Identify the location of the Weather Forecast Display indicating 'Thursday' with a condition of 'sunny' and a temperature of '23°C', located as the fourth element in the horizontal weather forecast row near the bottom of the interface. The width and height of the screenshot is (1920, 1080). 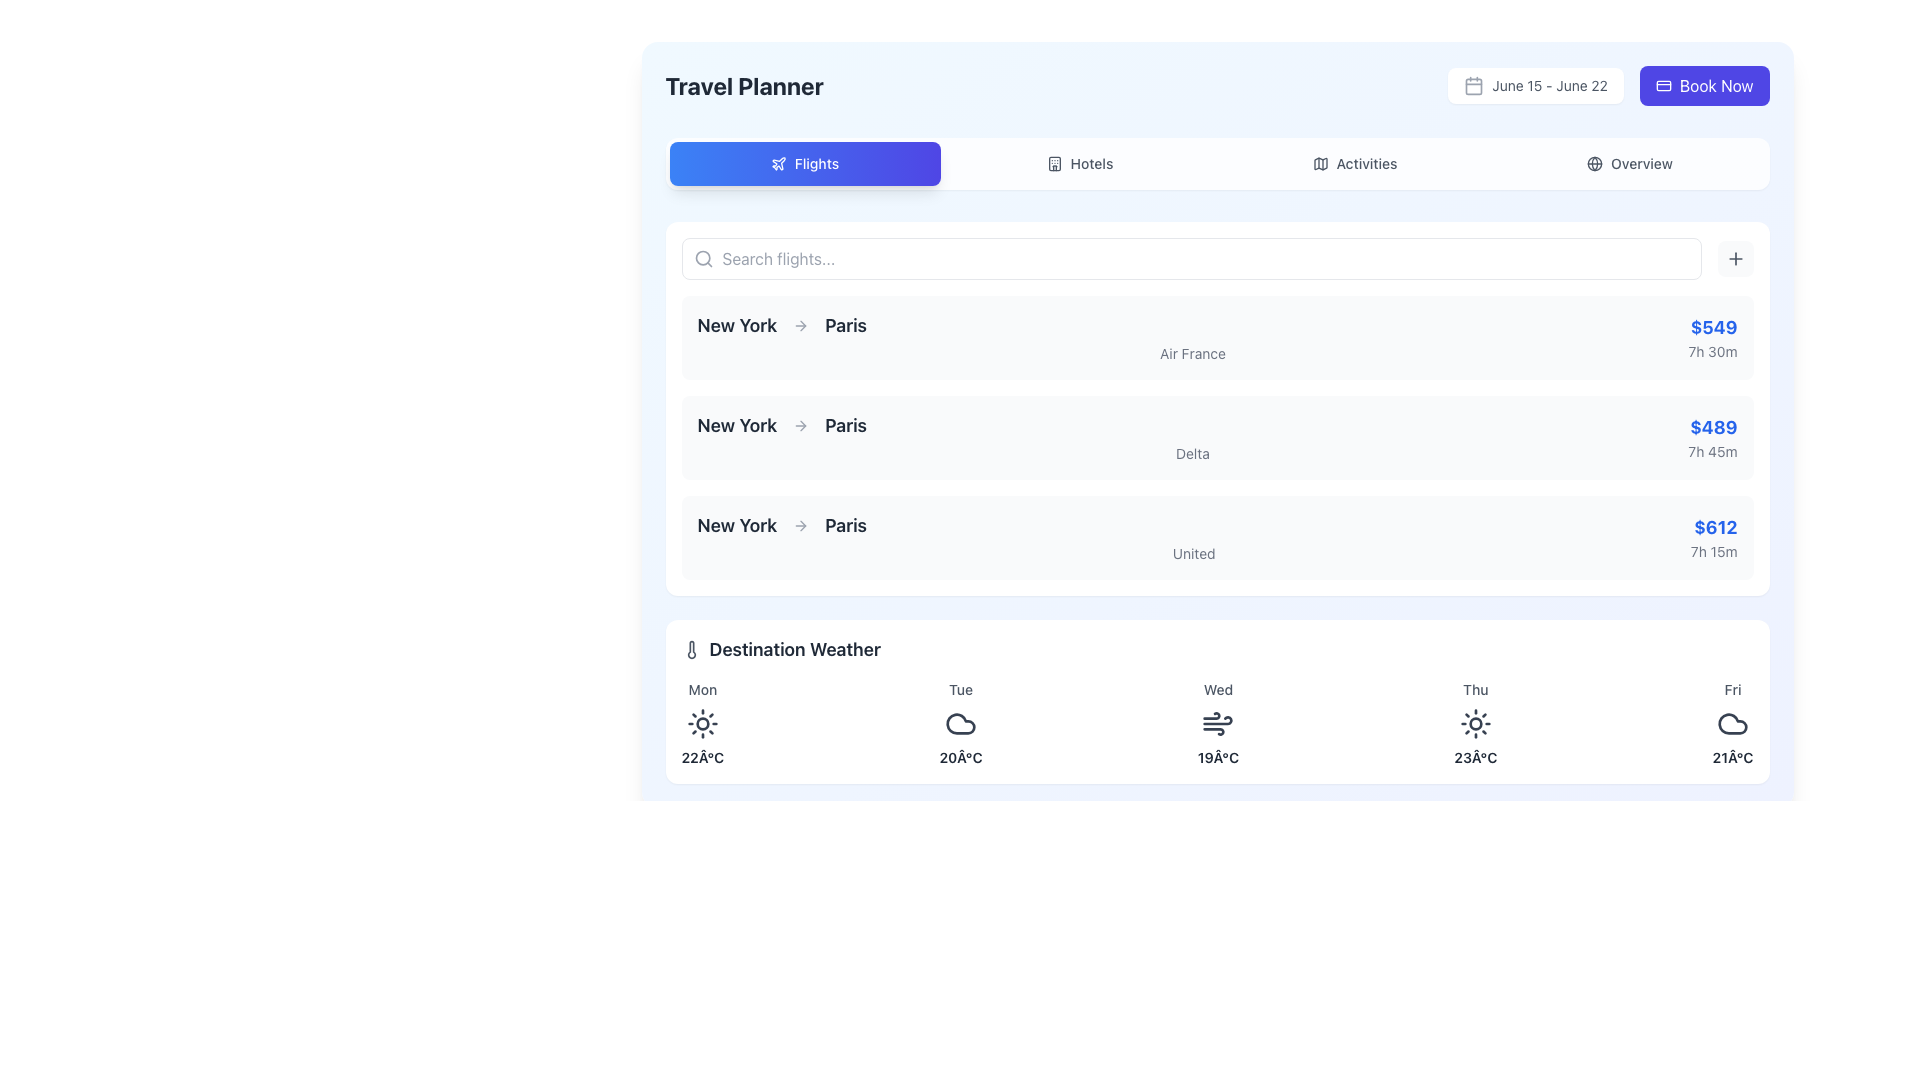
(1475, 724).